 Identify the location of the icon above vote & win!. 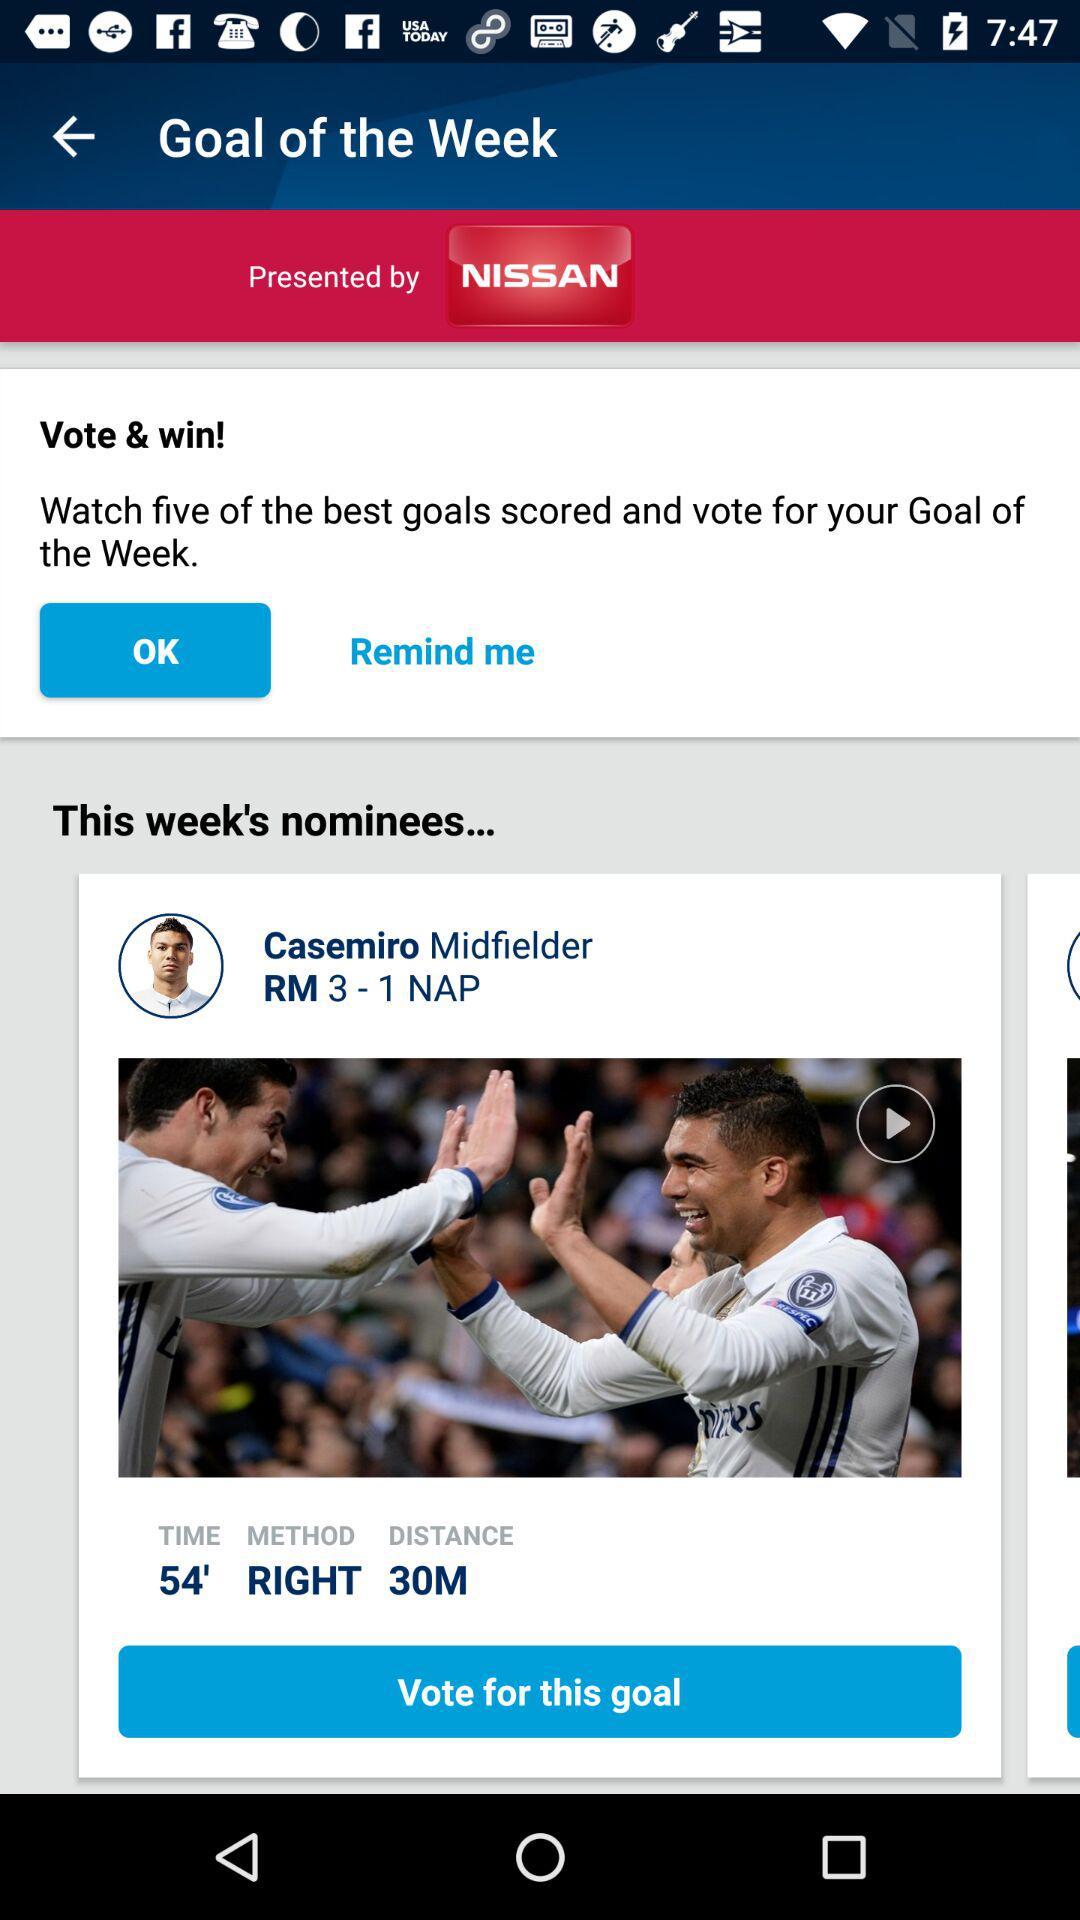
(72, 135).